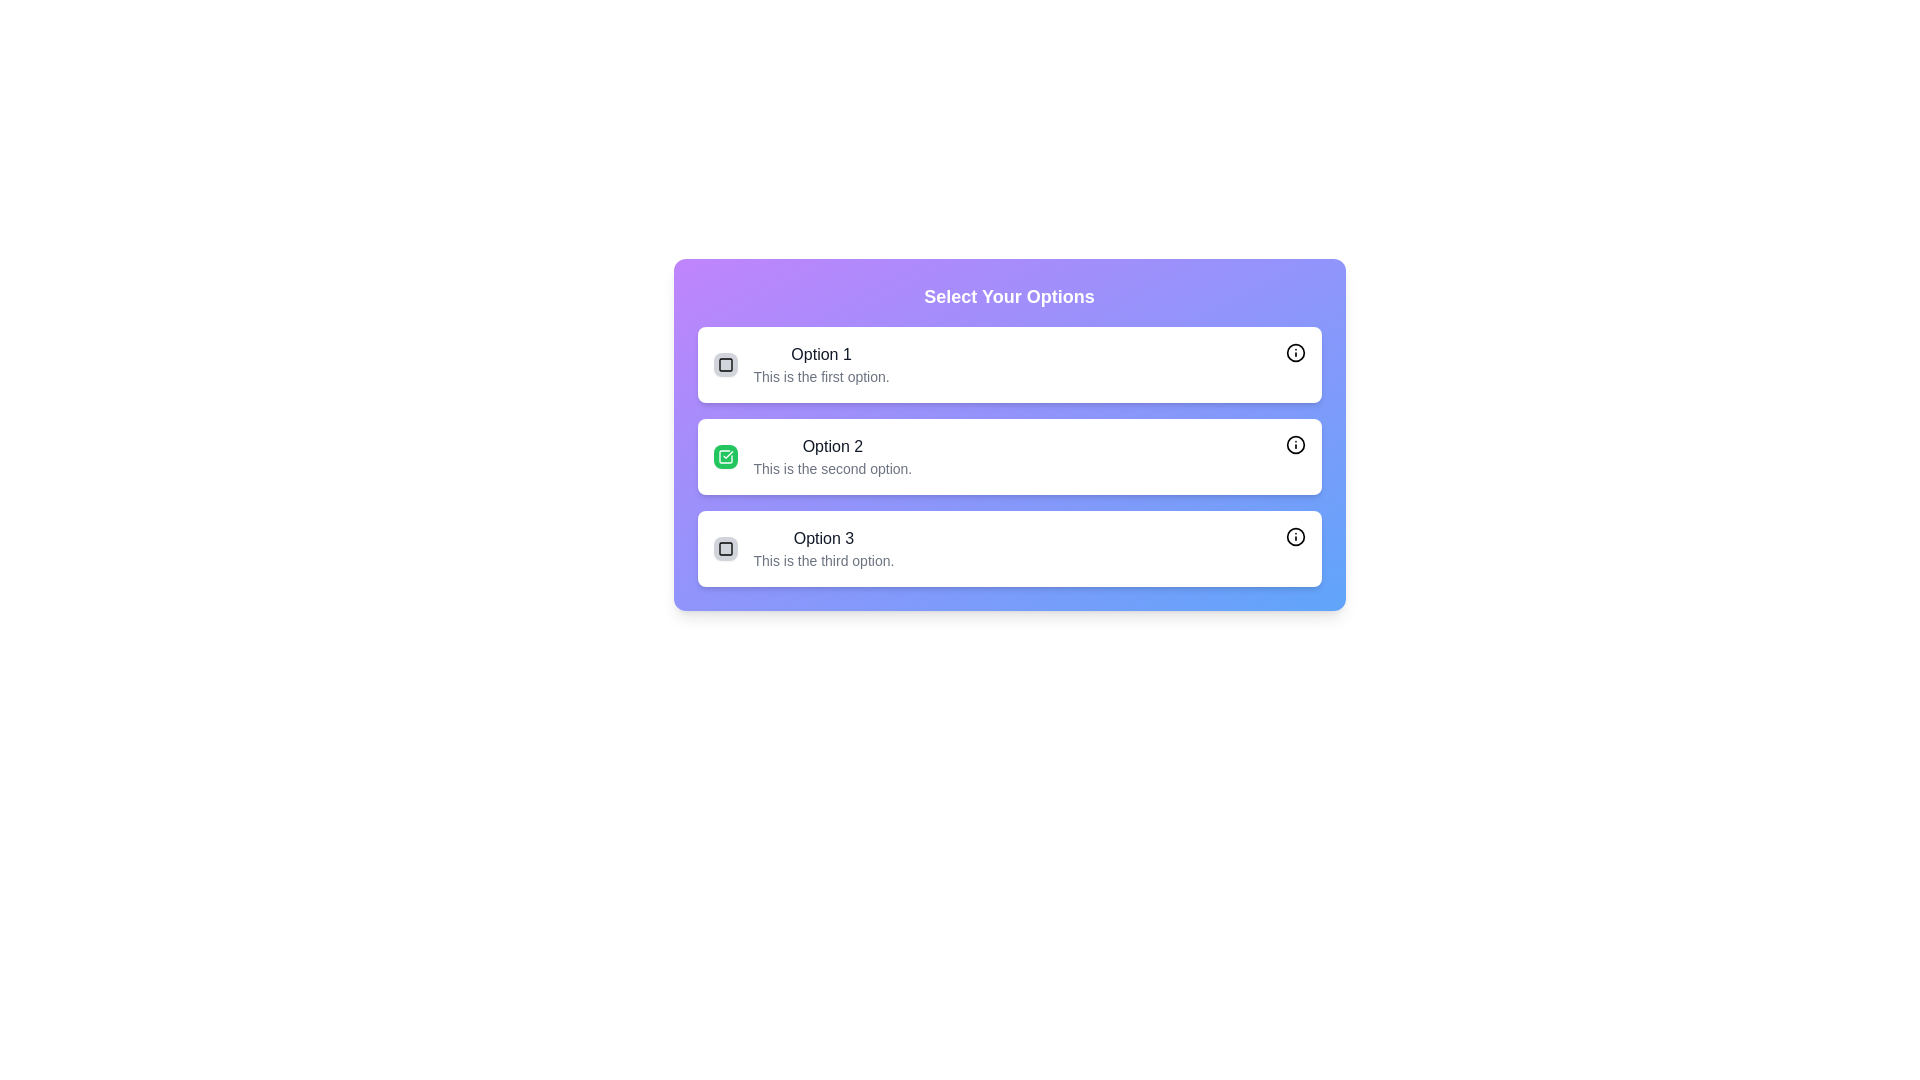 The width and height of the screenshot is (1920, 1080). I want to click on the circular icon button with a hollow interior and embedded exclamation mark symbol located on the right side of the text content of Option 3, so click(1295, 535).